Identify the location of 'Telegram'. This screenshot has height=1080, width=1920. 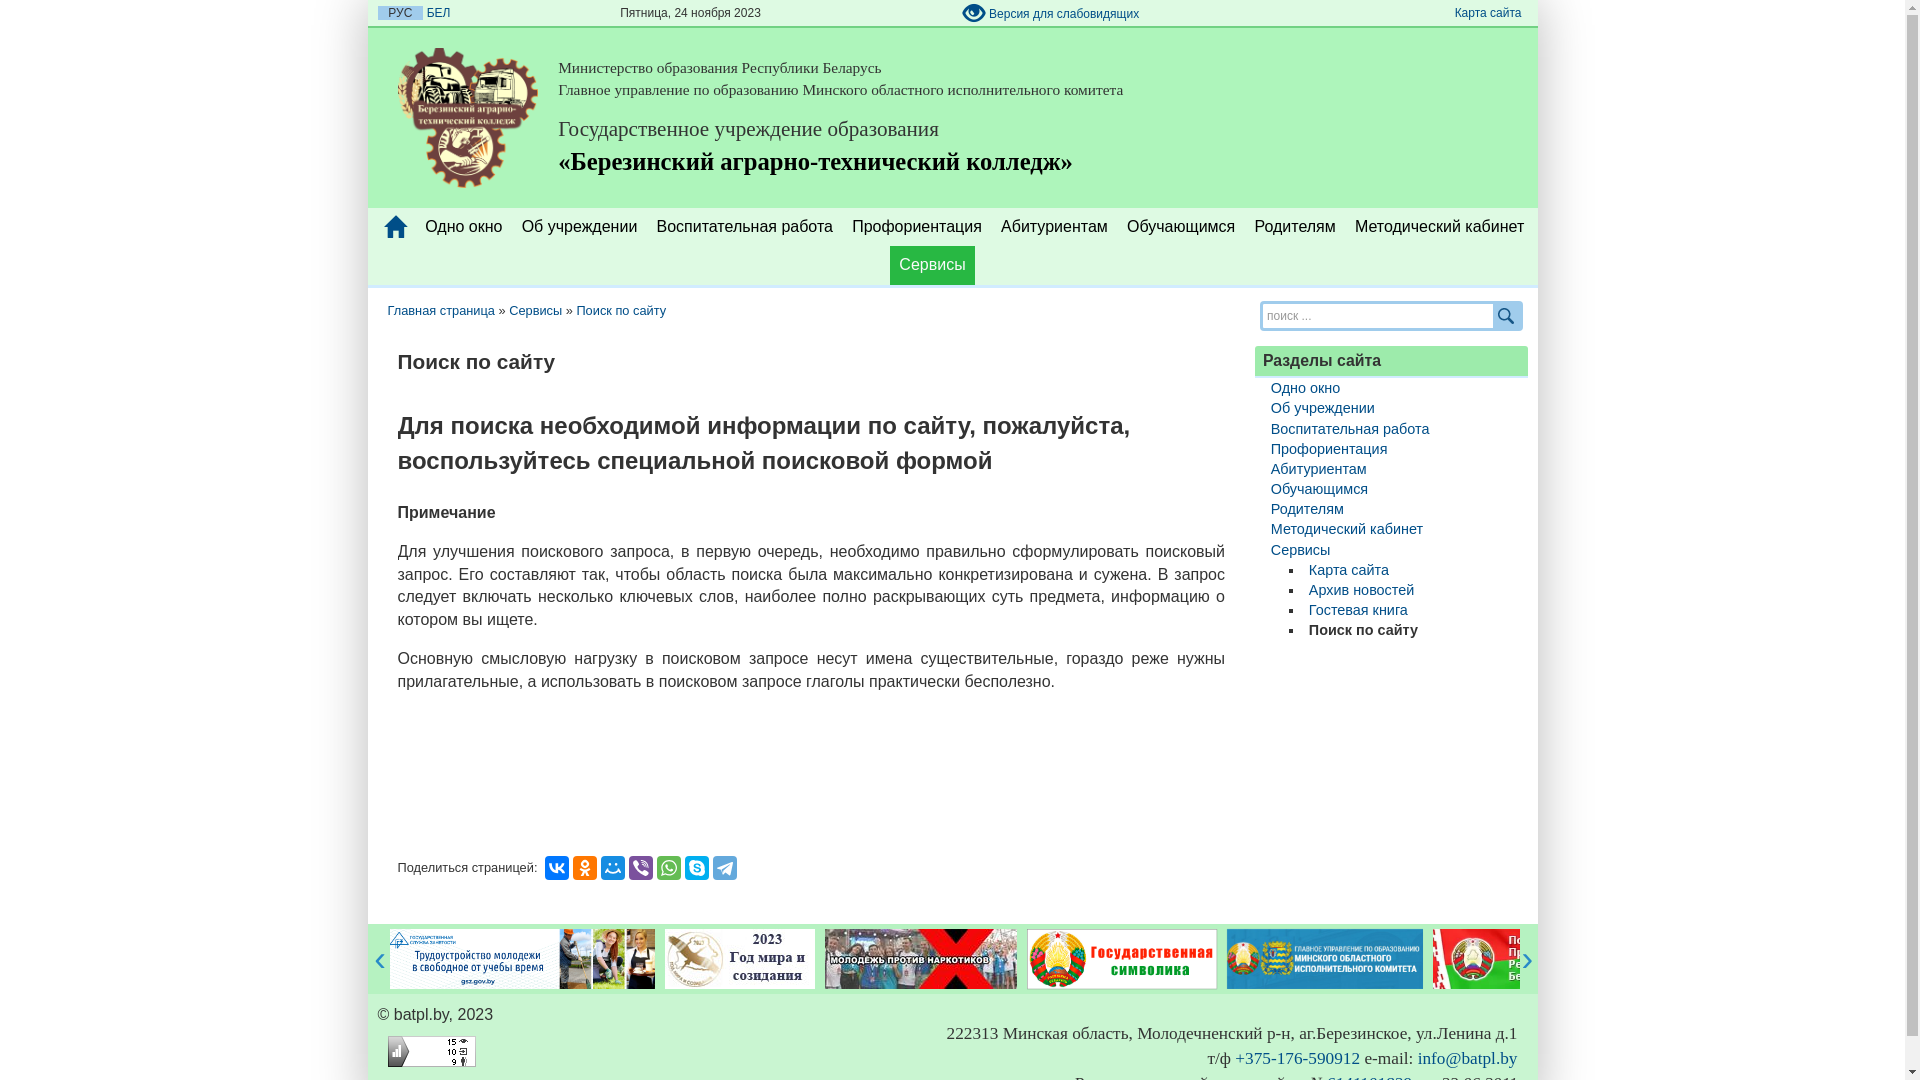
(713, 866).